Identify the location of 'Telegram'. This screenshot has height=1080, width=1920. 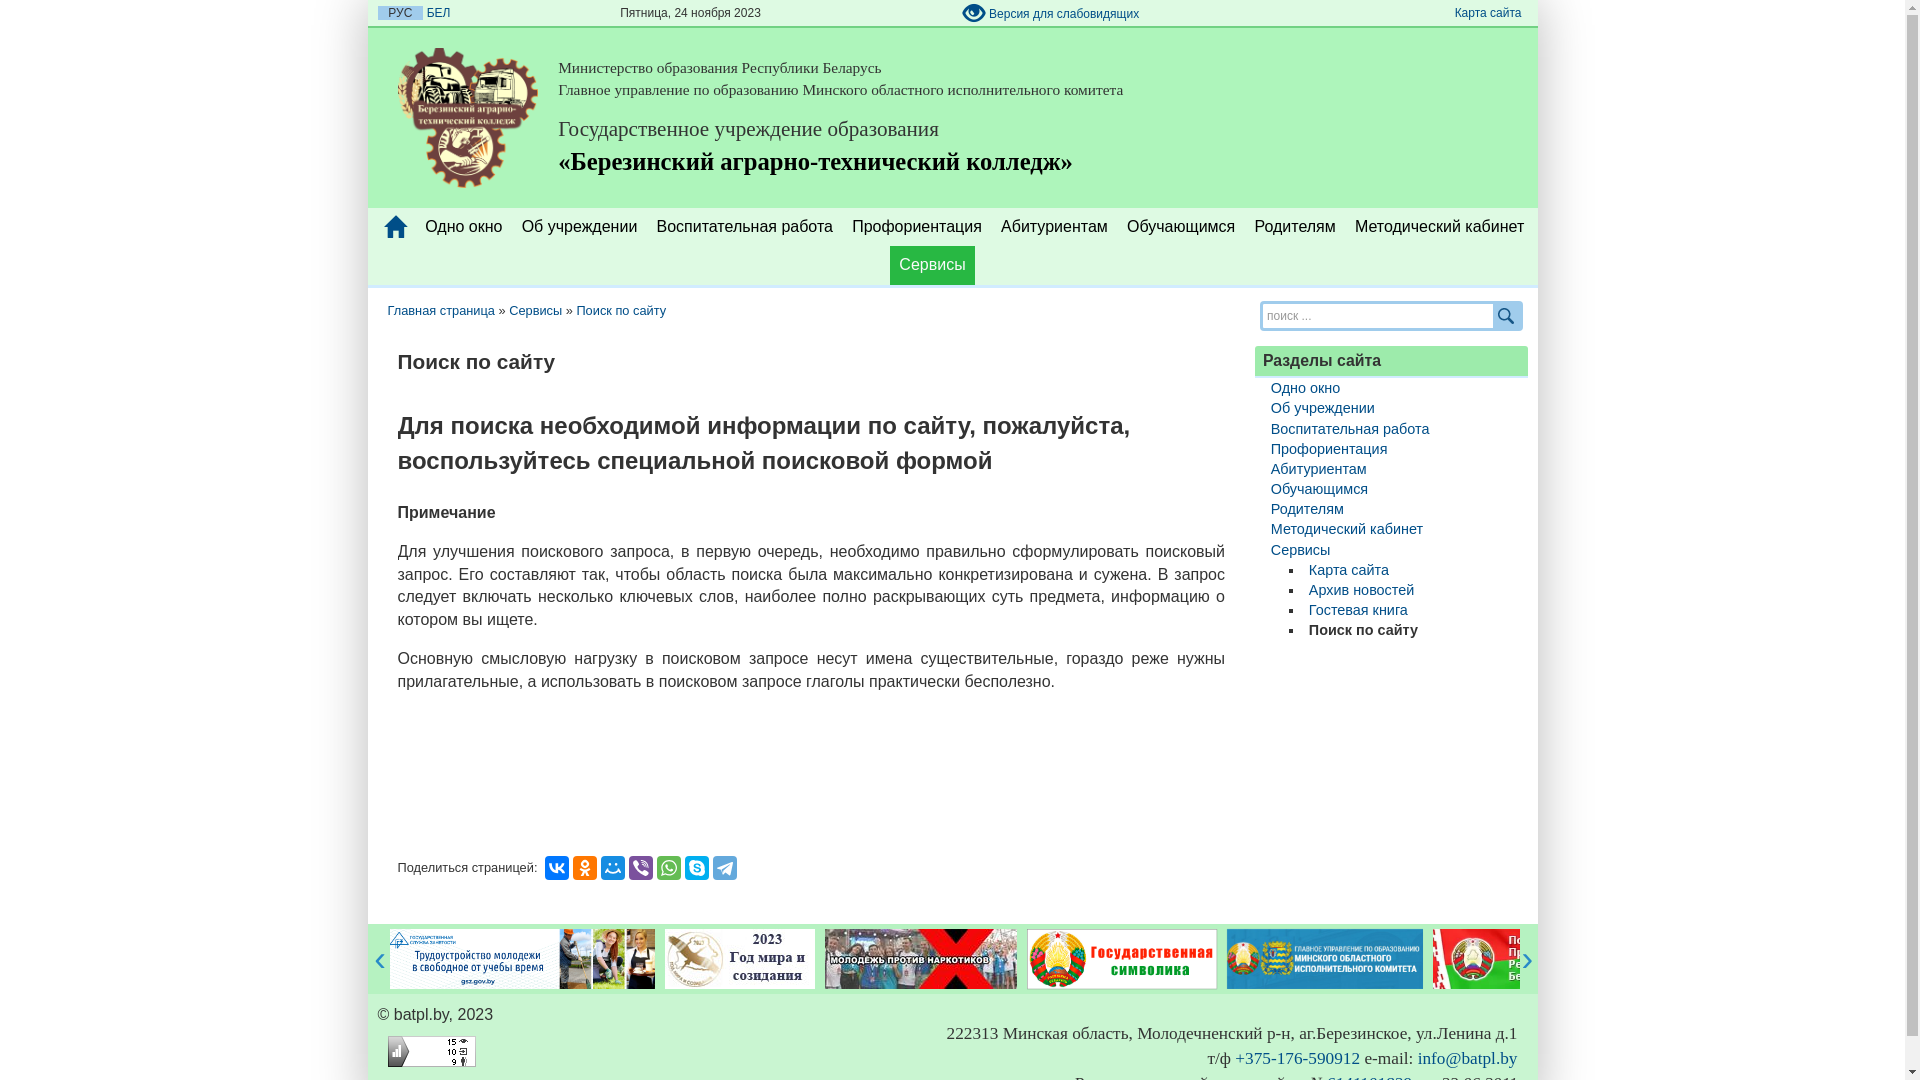
(713, 866).